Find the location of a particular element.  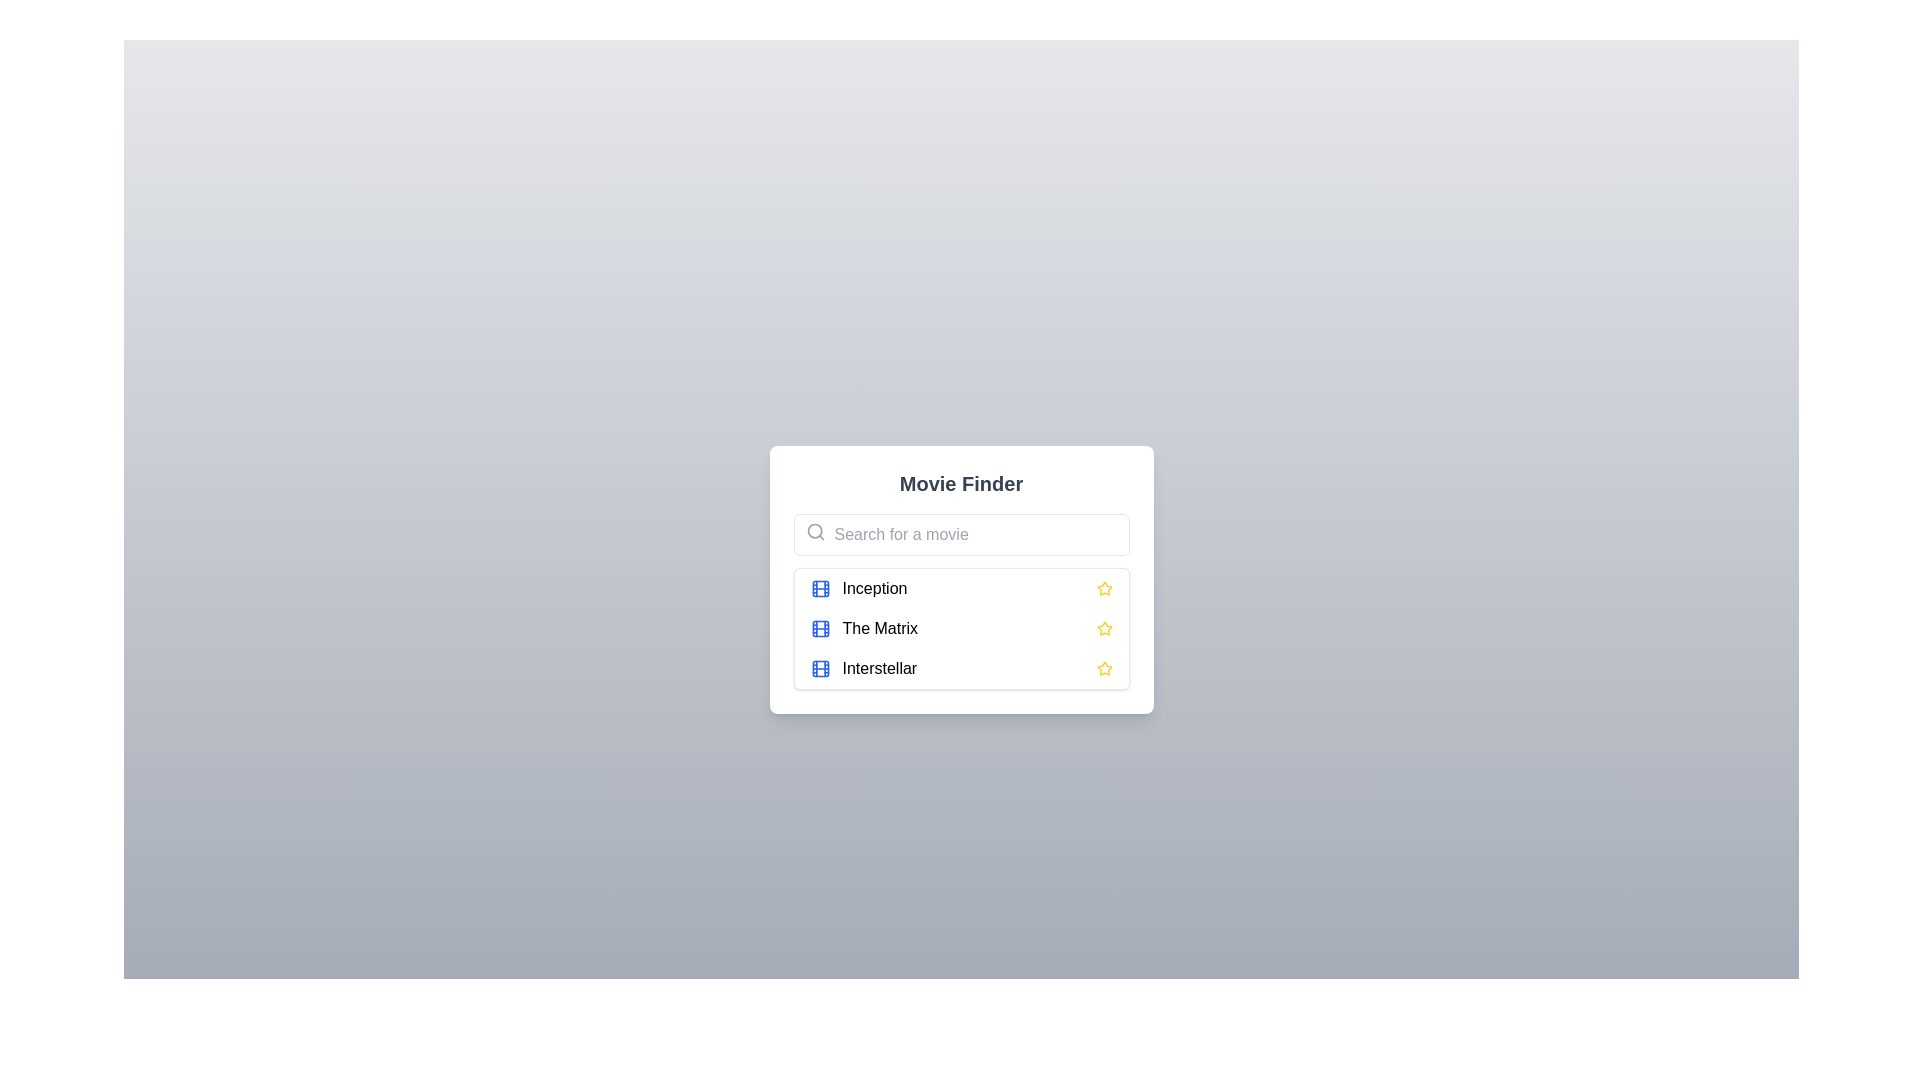

the blue rounded rectangle that is part of the film strip icon located to the left of the text 'Interstellar' in the movie list is located at coordinates (820, 668).